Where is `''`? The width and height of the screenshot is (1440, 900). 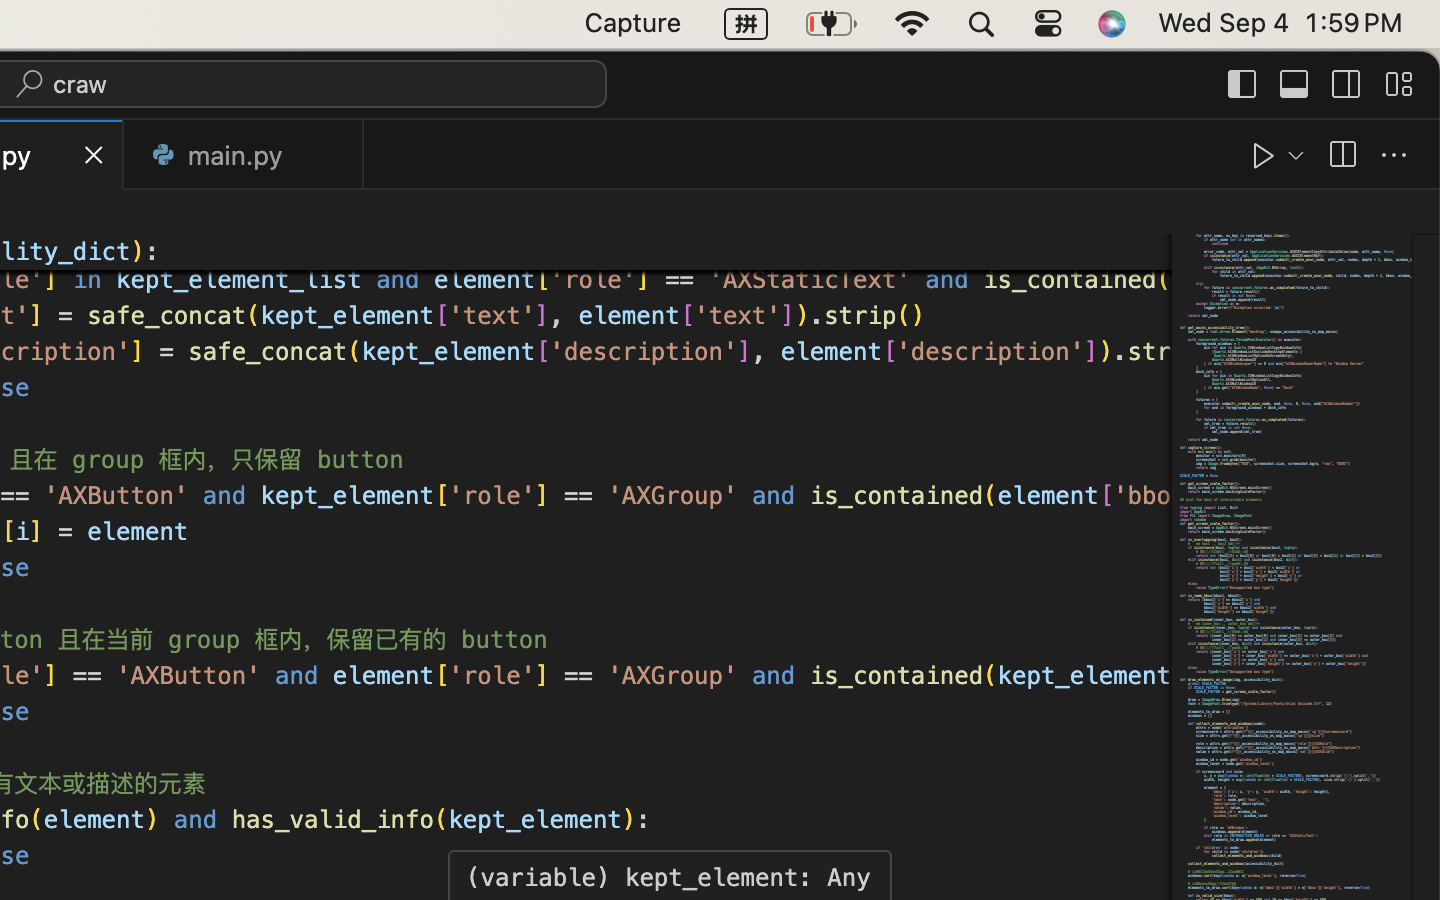
'' is located at coordinates (1264, 155).